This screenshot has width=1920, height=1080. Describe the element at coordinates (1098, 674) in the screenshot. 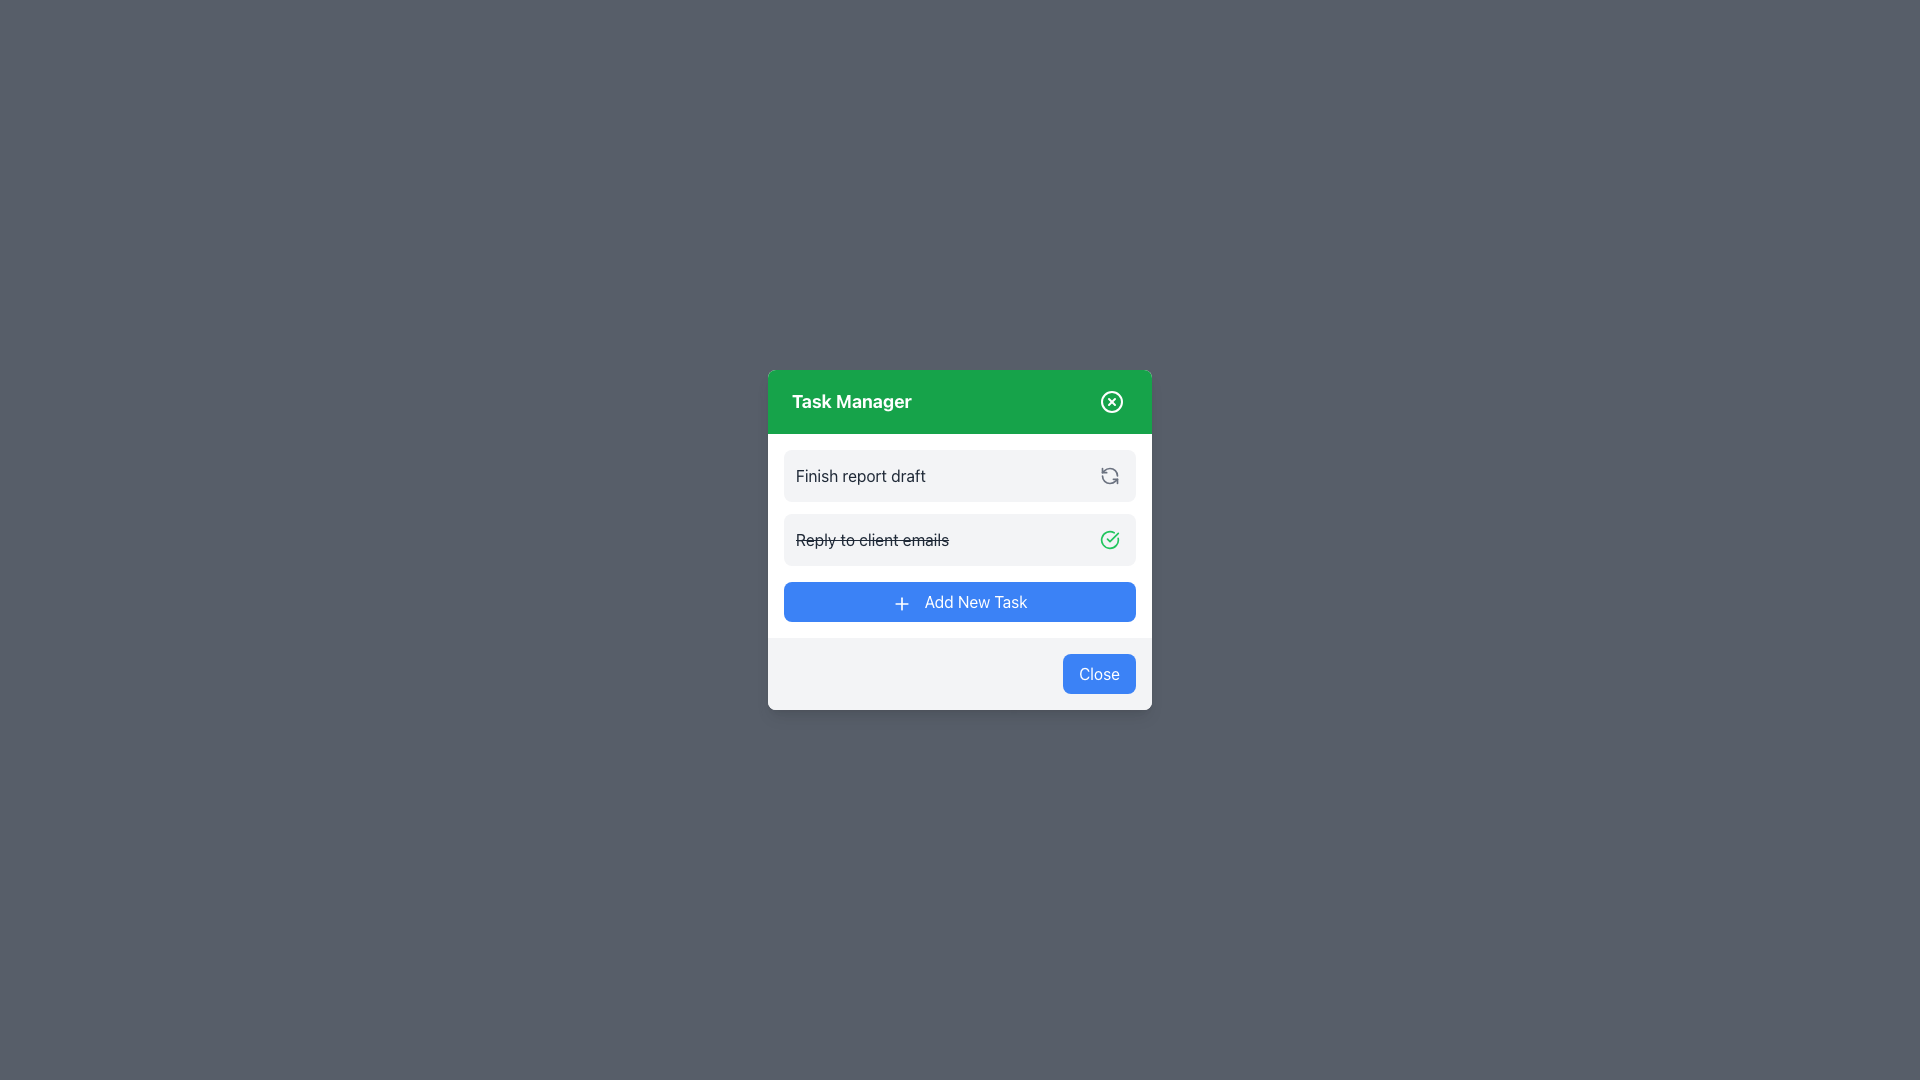

I see `the 'Close' button with a blue background and white text located in the lower right corner of the 'Task Manager' modal` at that location.